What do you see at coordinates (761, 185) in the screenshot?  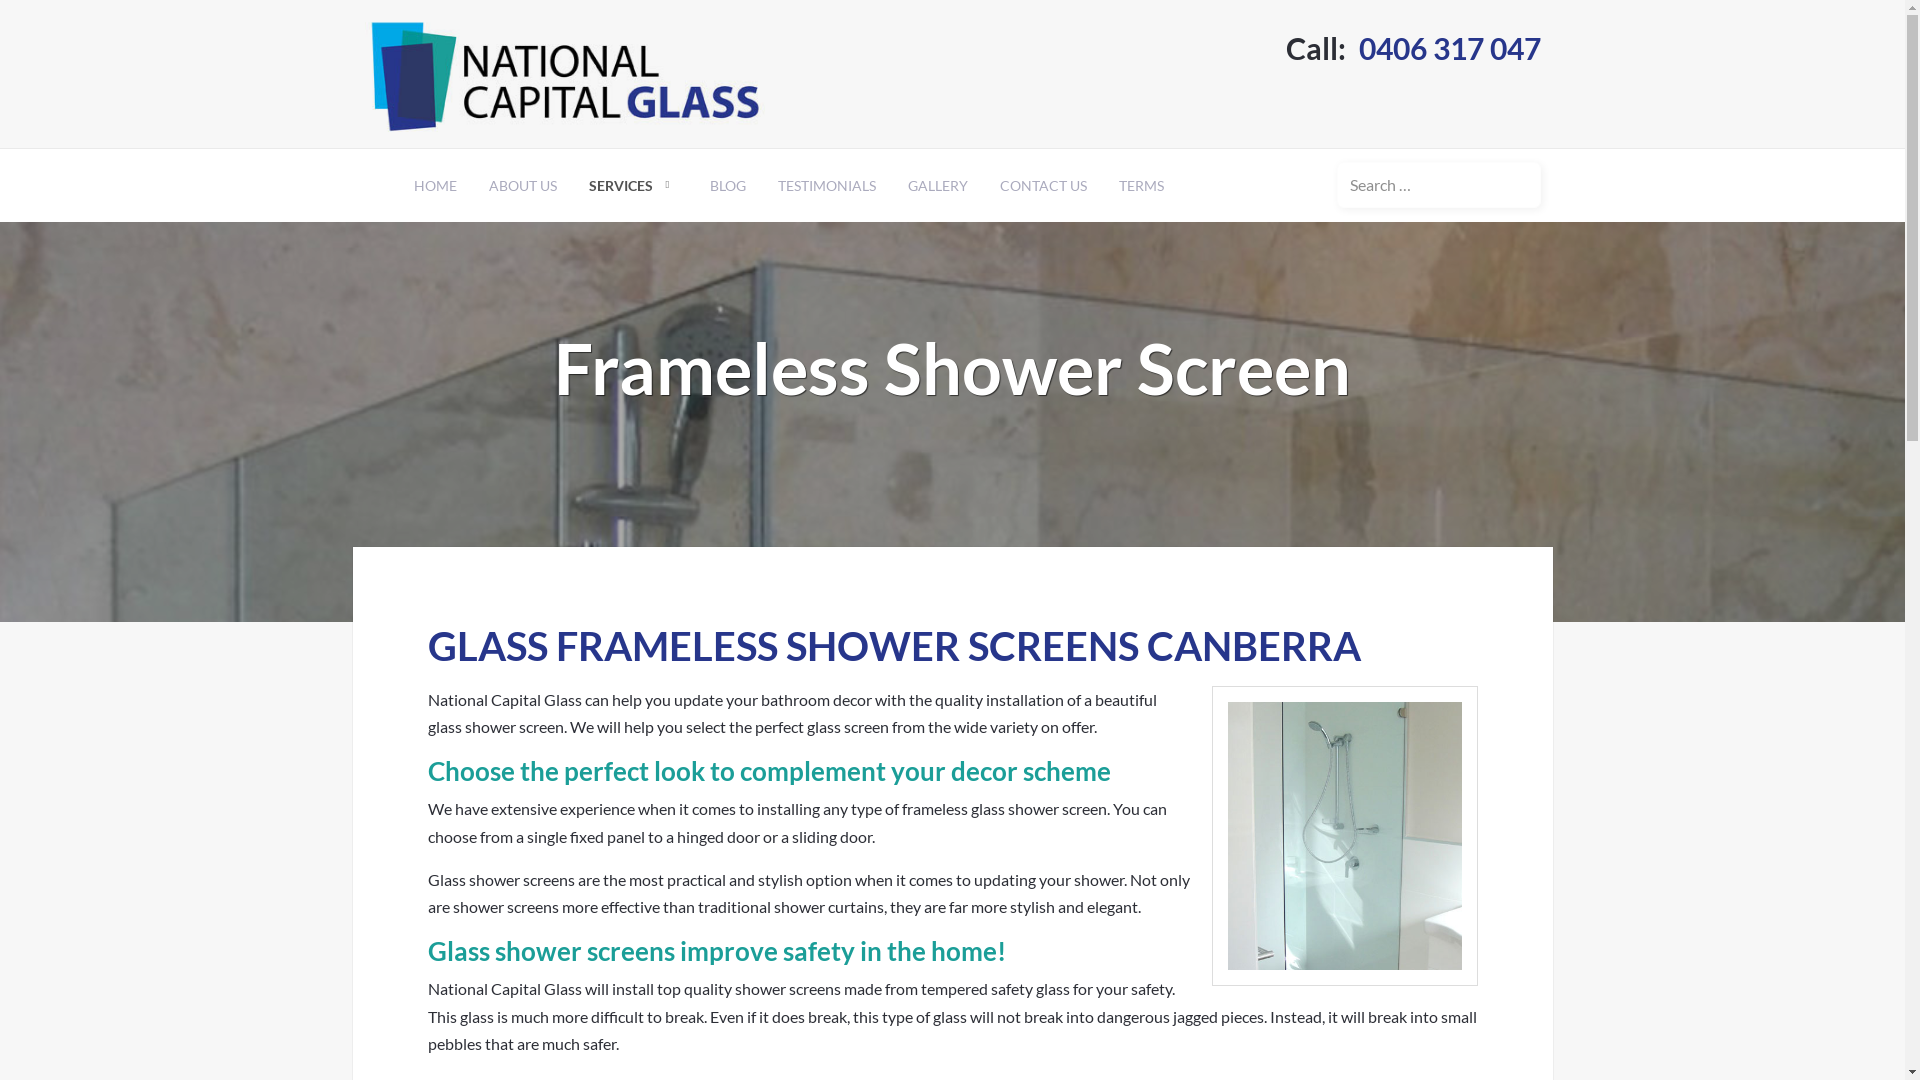 I see `'TESTIMONIALS'` at bounding box center [761, 185].